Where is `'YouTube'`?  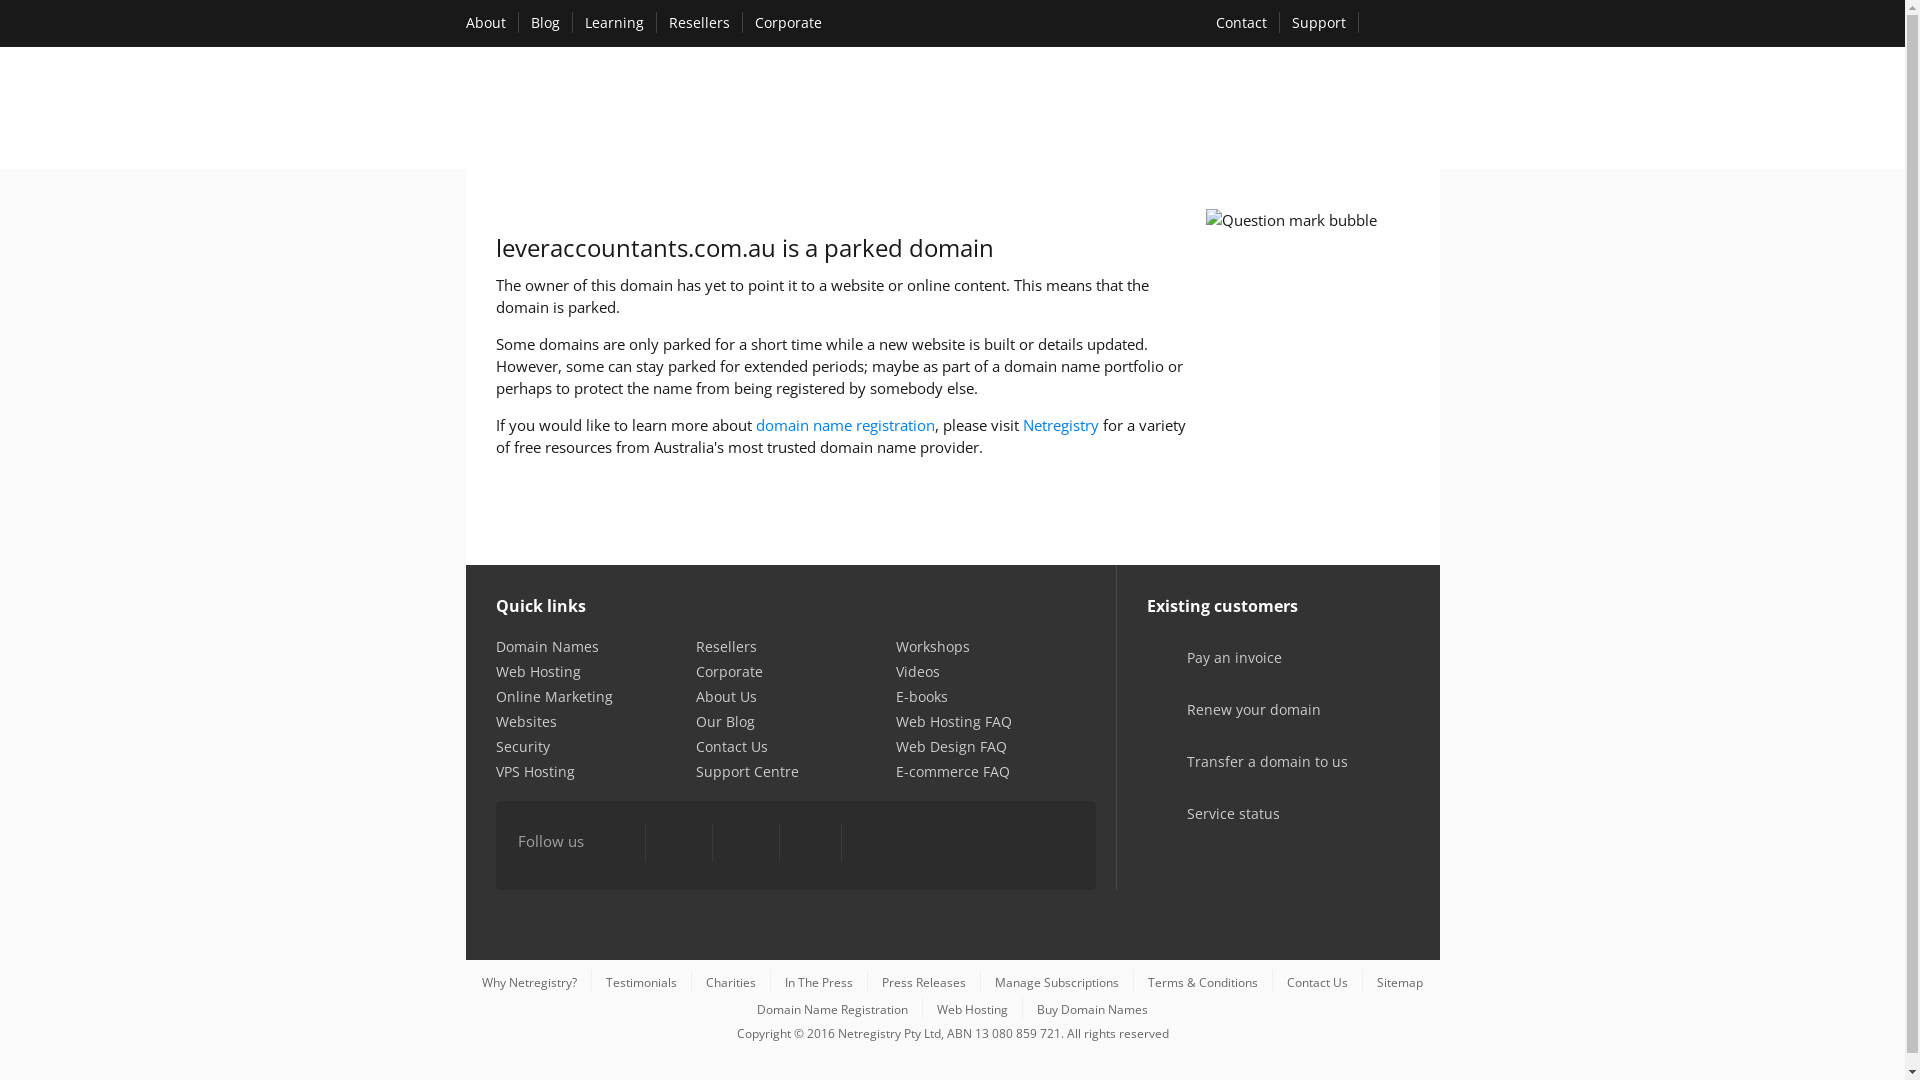 'YouTube' is located at coordinates (743, 843).